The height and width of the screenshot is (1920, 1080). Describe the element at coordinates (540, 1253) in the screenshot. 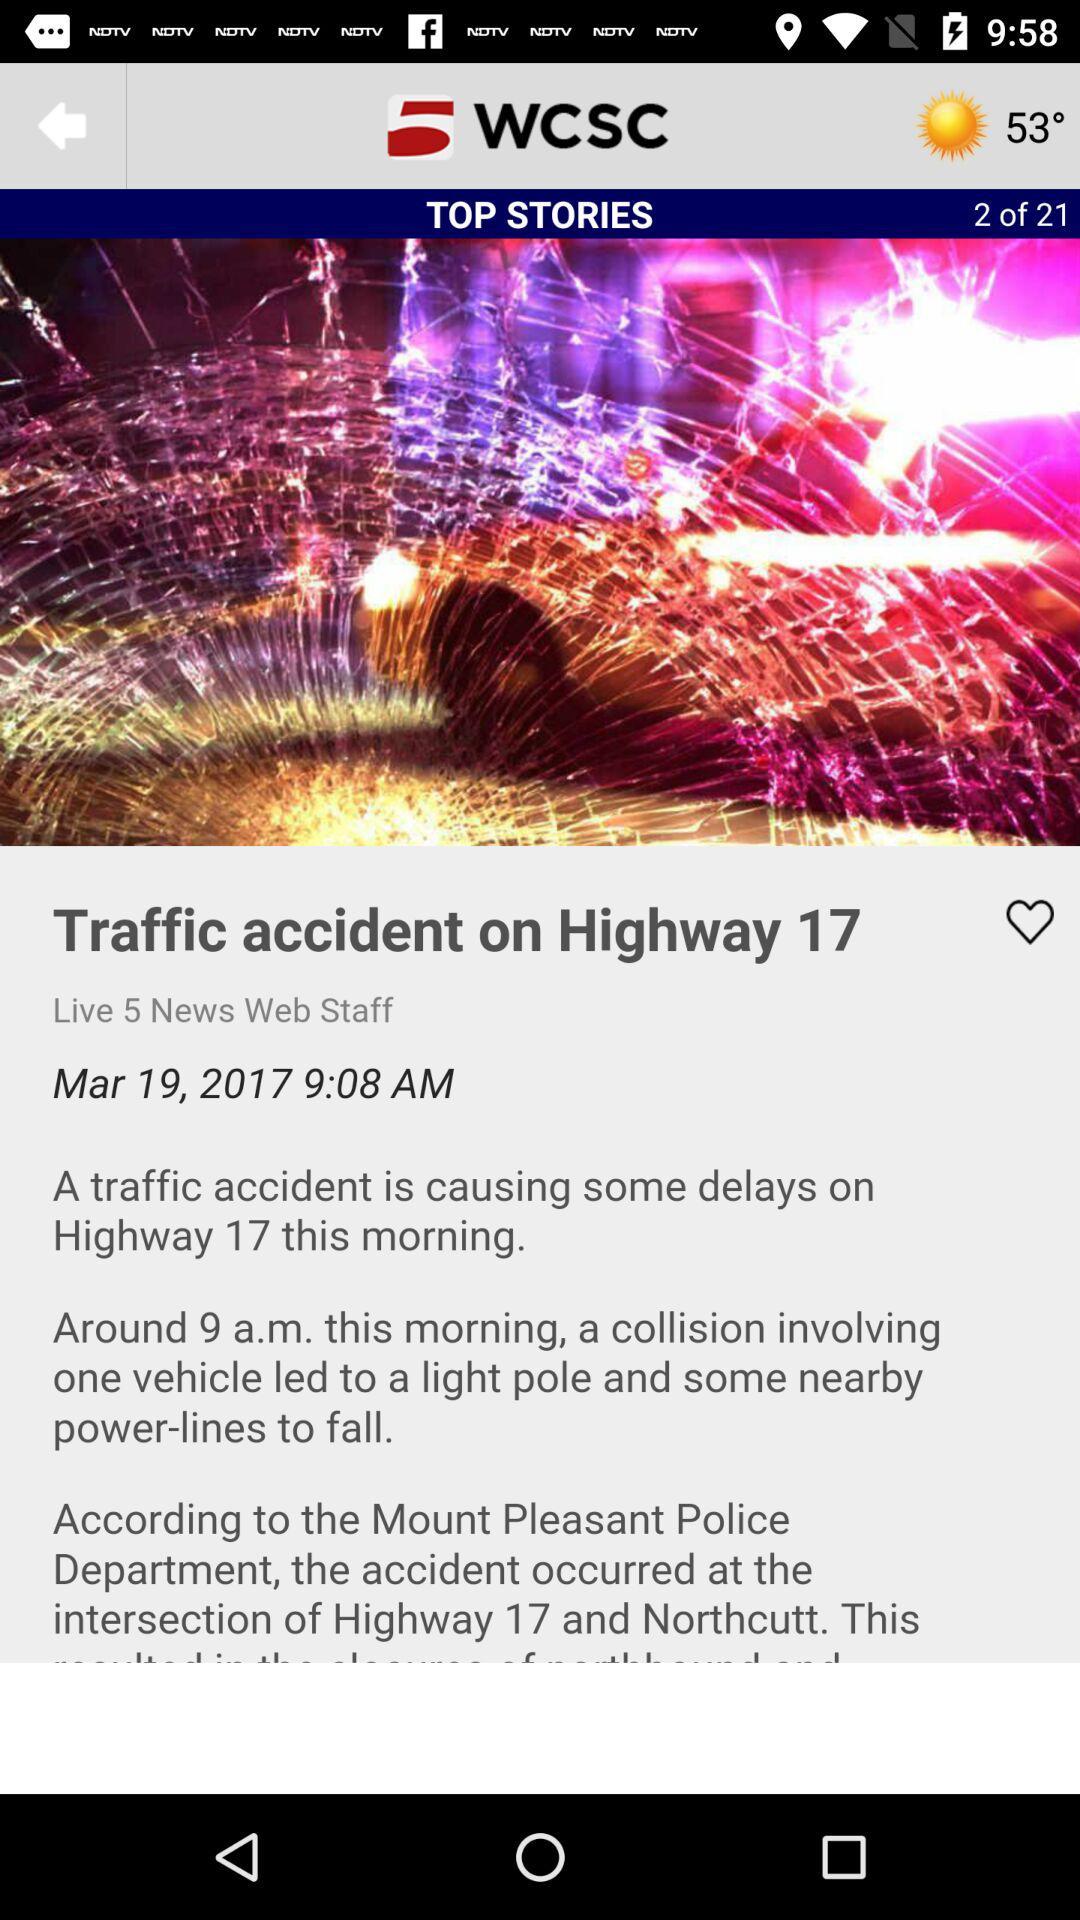

I see `area to scroll and read news` at that location.